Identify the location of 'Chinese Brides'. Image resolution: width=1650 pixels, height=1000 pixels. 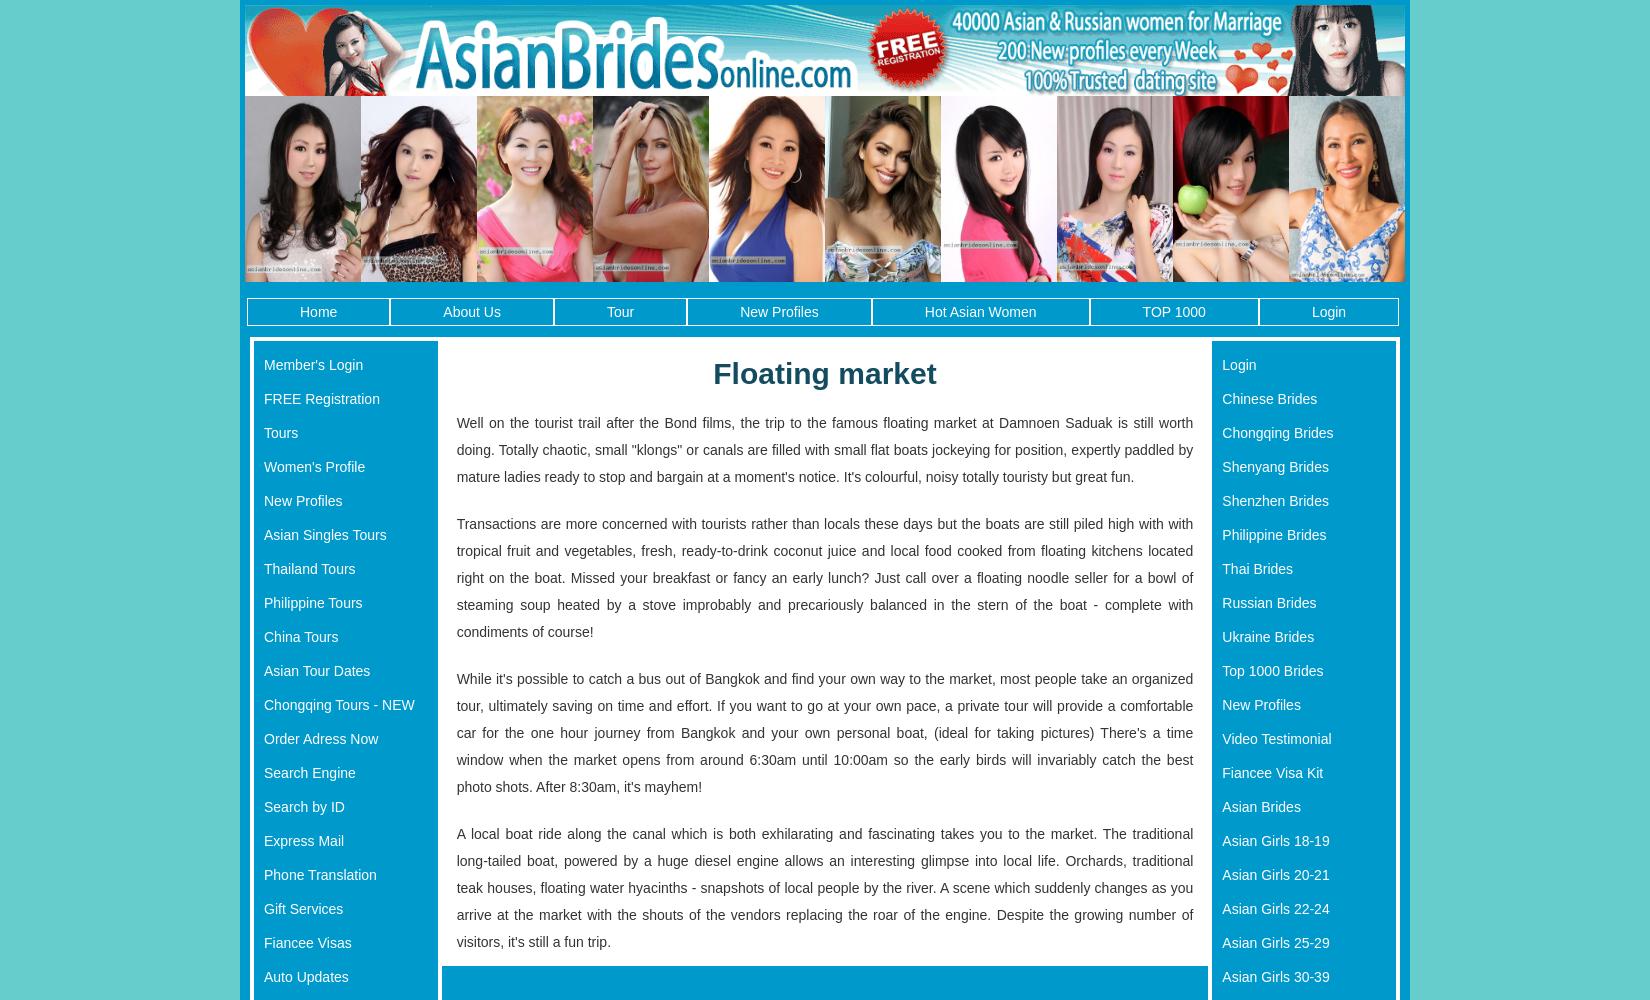
(1268, 398).